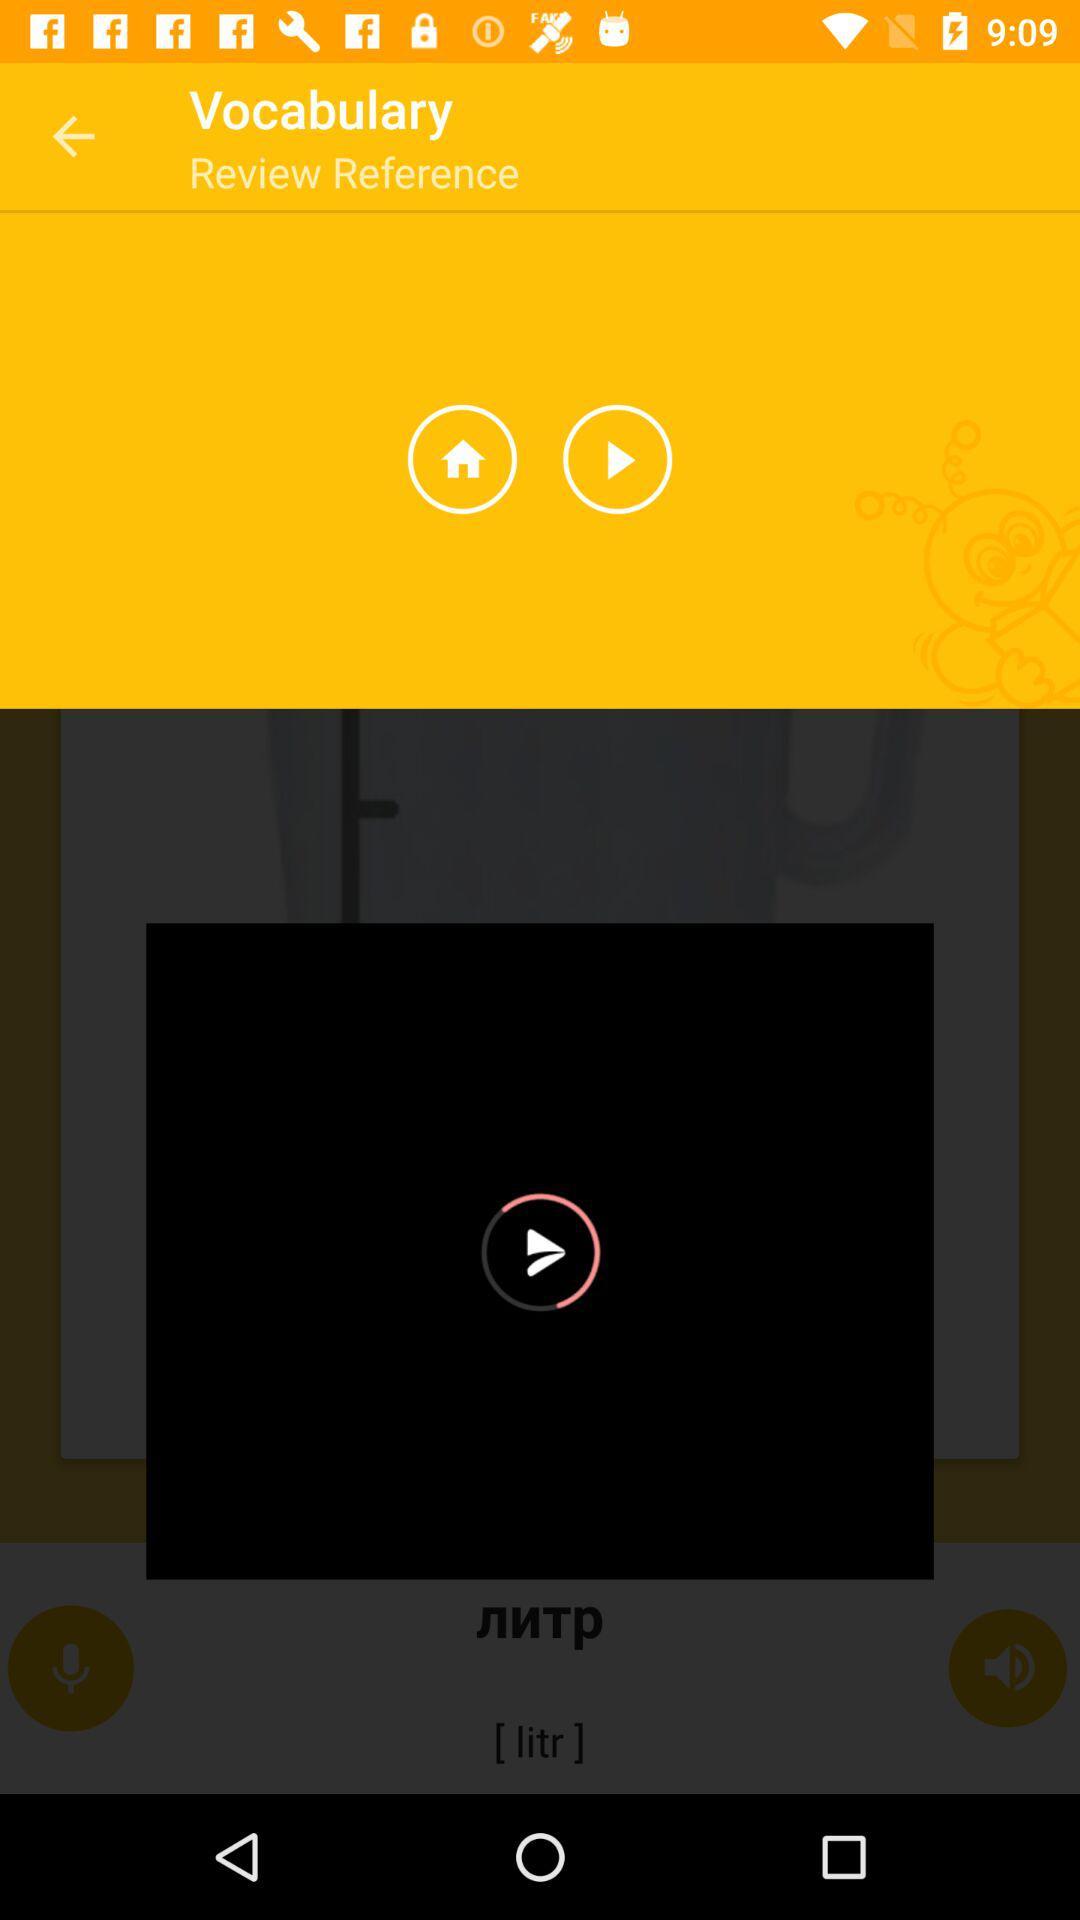 The height and width of the screenshot is (1920, 1080). What do you see at coordinates (540, 876) in the screenshot?
I see `the image below review reference which consists of three options` at bounding box center [540, 876].